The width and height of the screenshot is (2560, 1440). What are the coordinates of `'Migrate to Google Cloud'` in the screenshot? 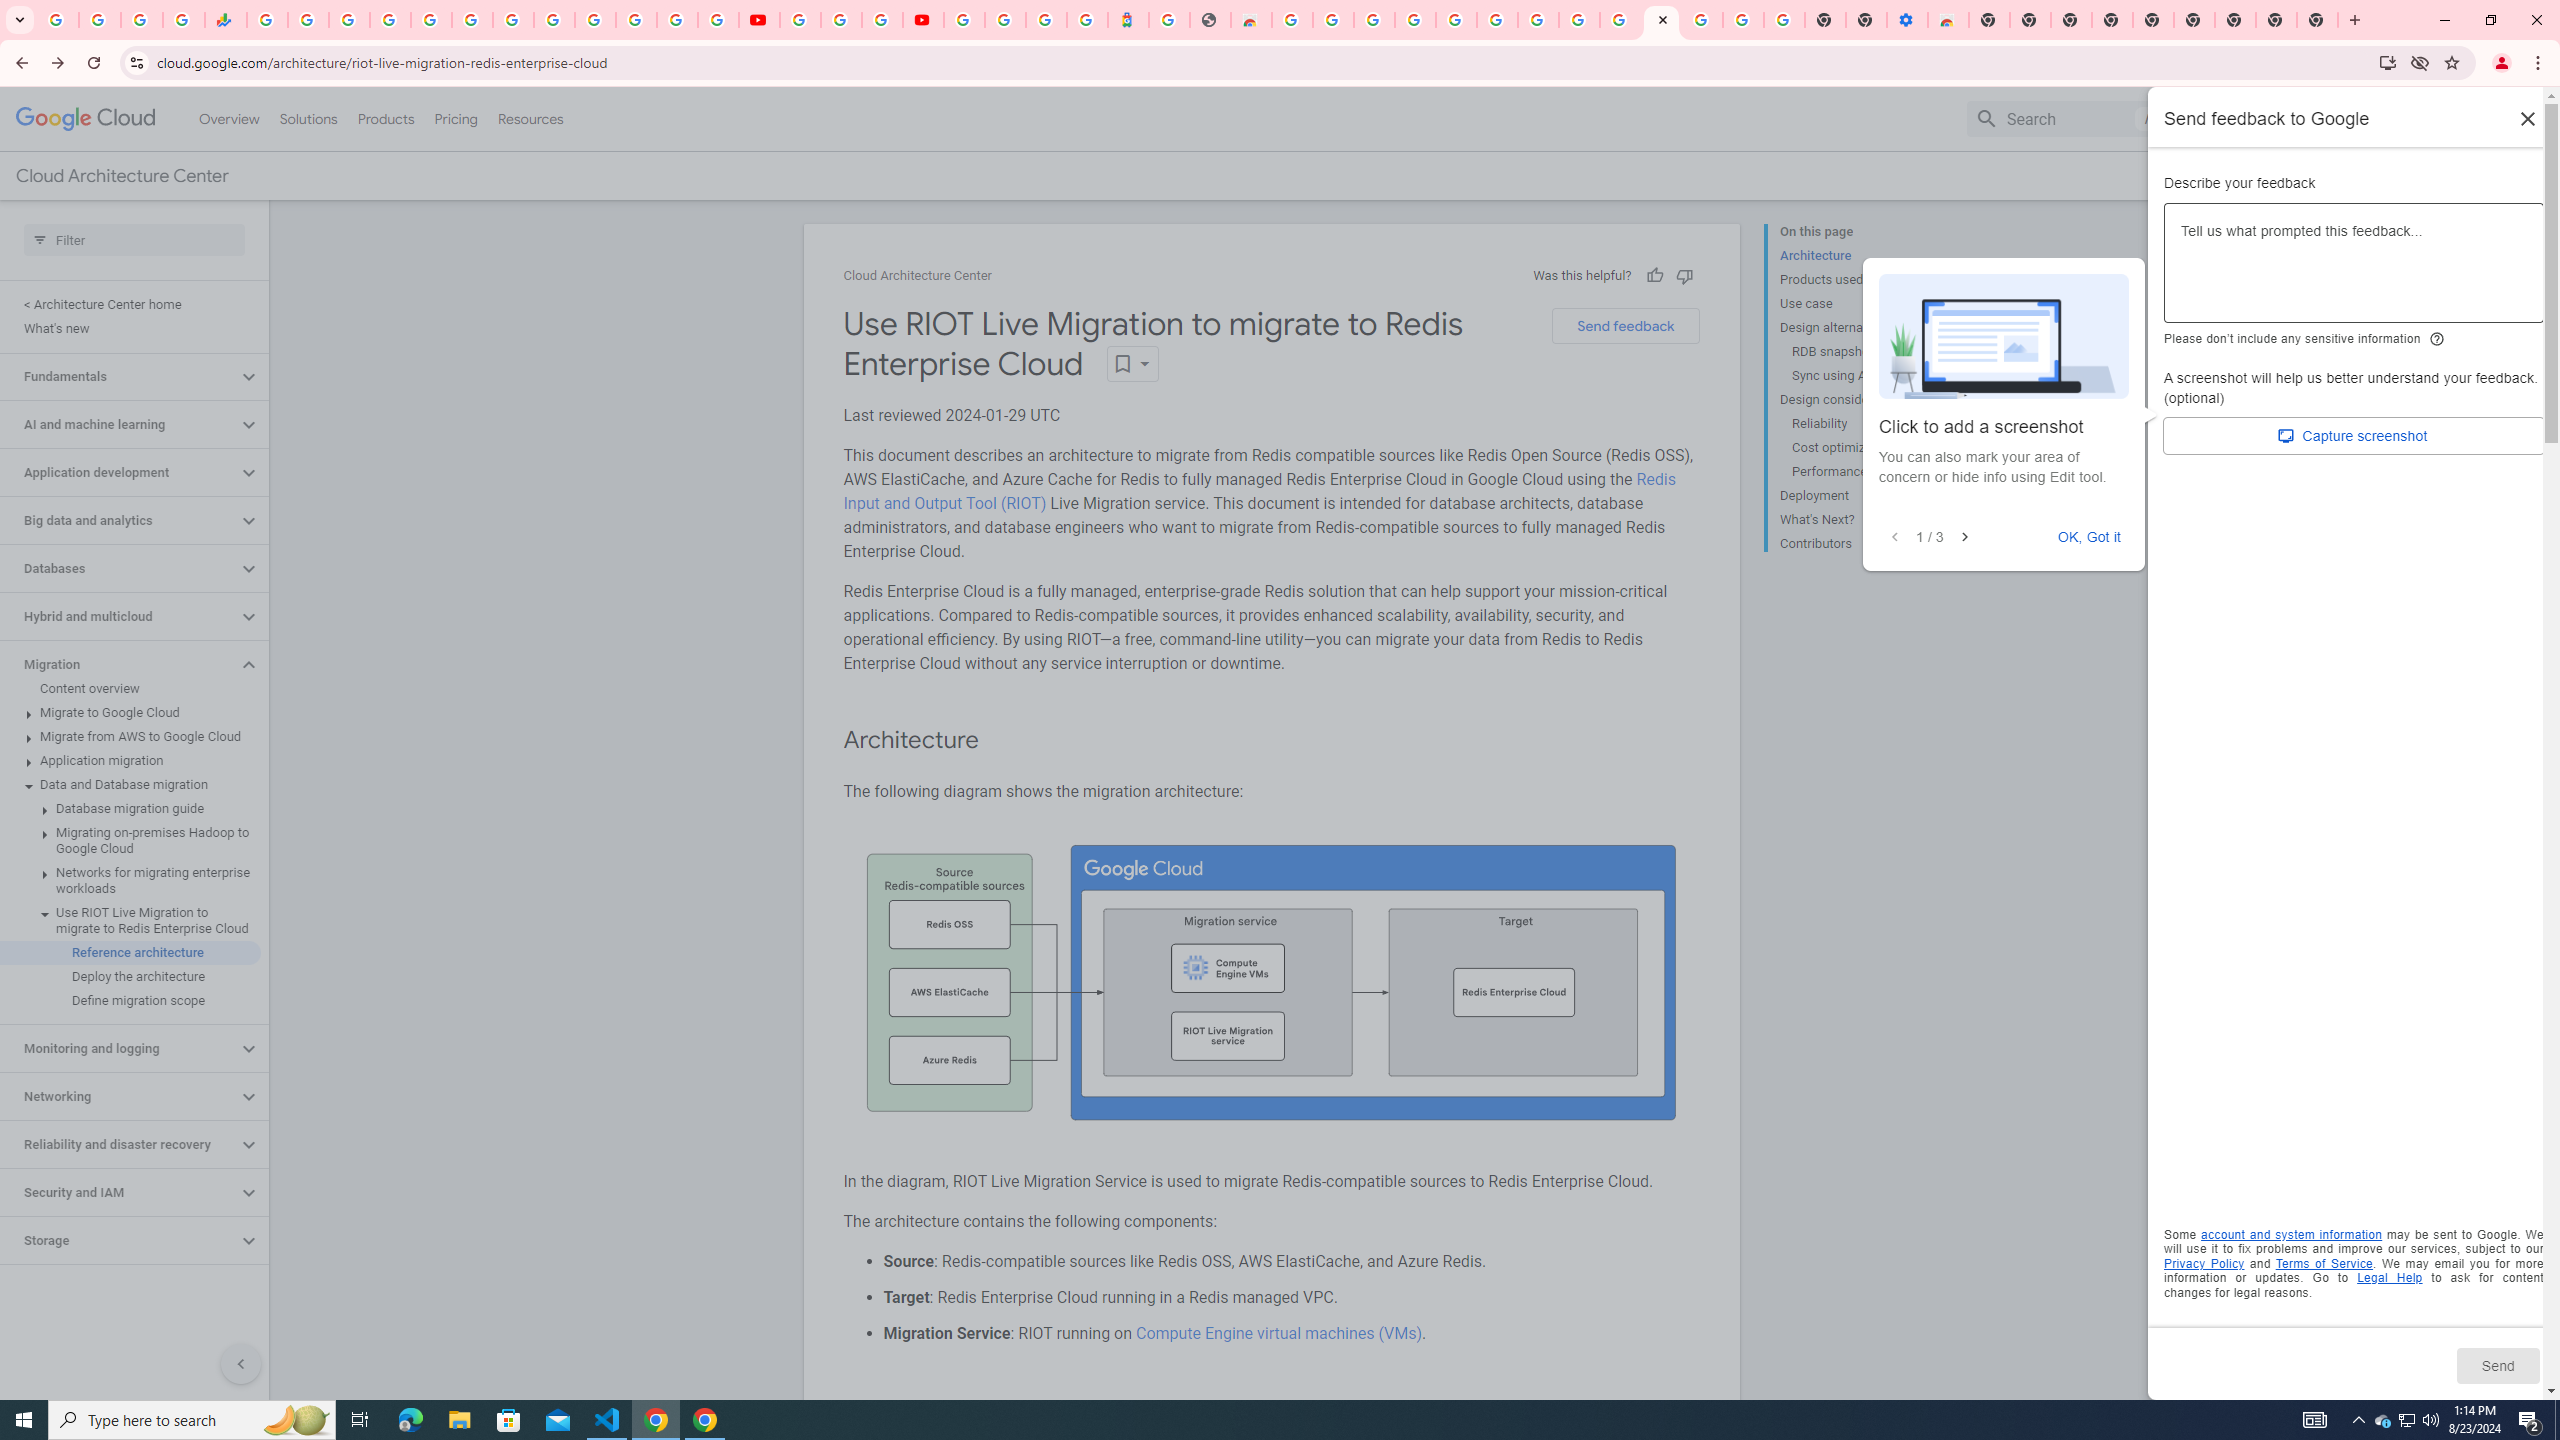 It's located at (130, 712).